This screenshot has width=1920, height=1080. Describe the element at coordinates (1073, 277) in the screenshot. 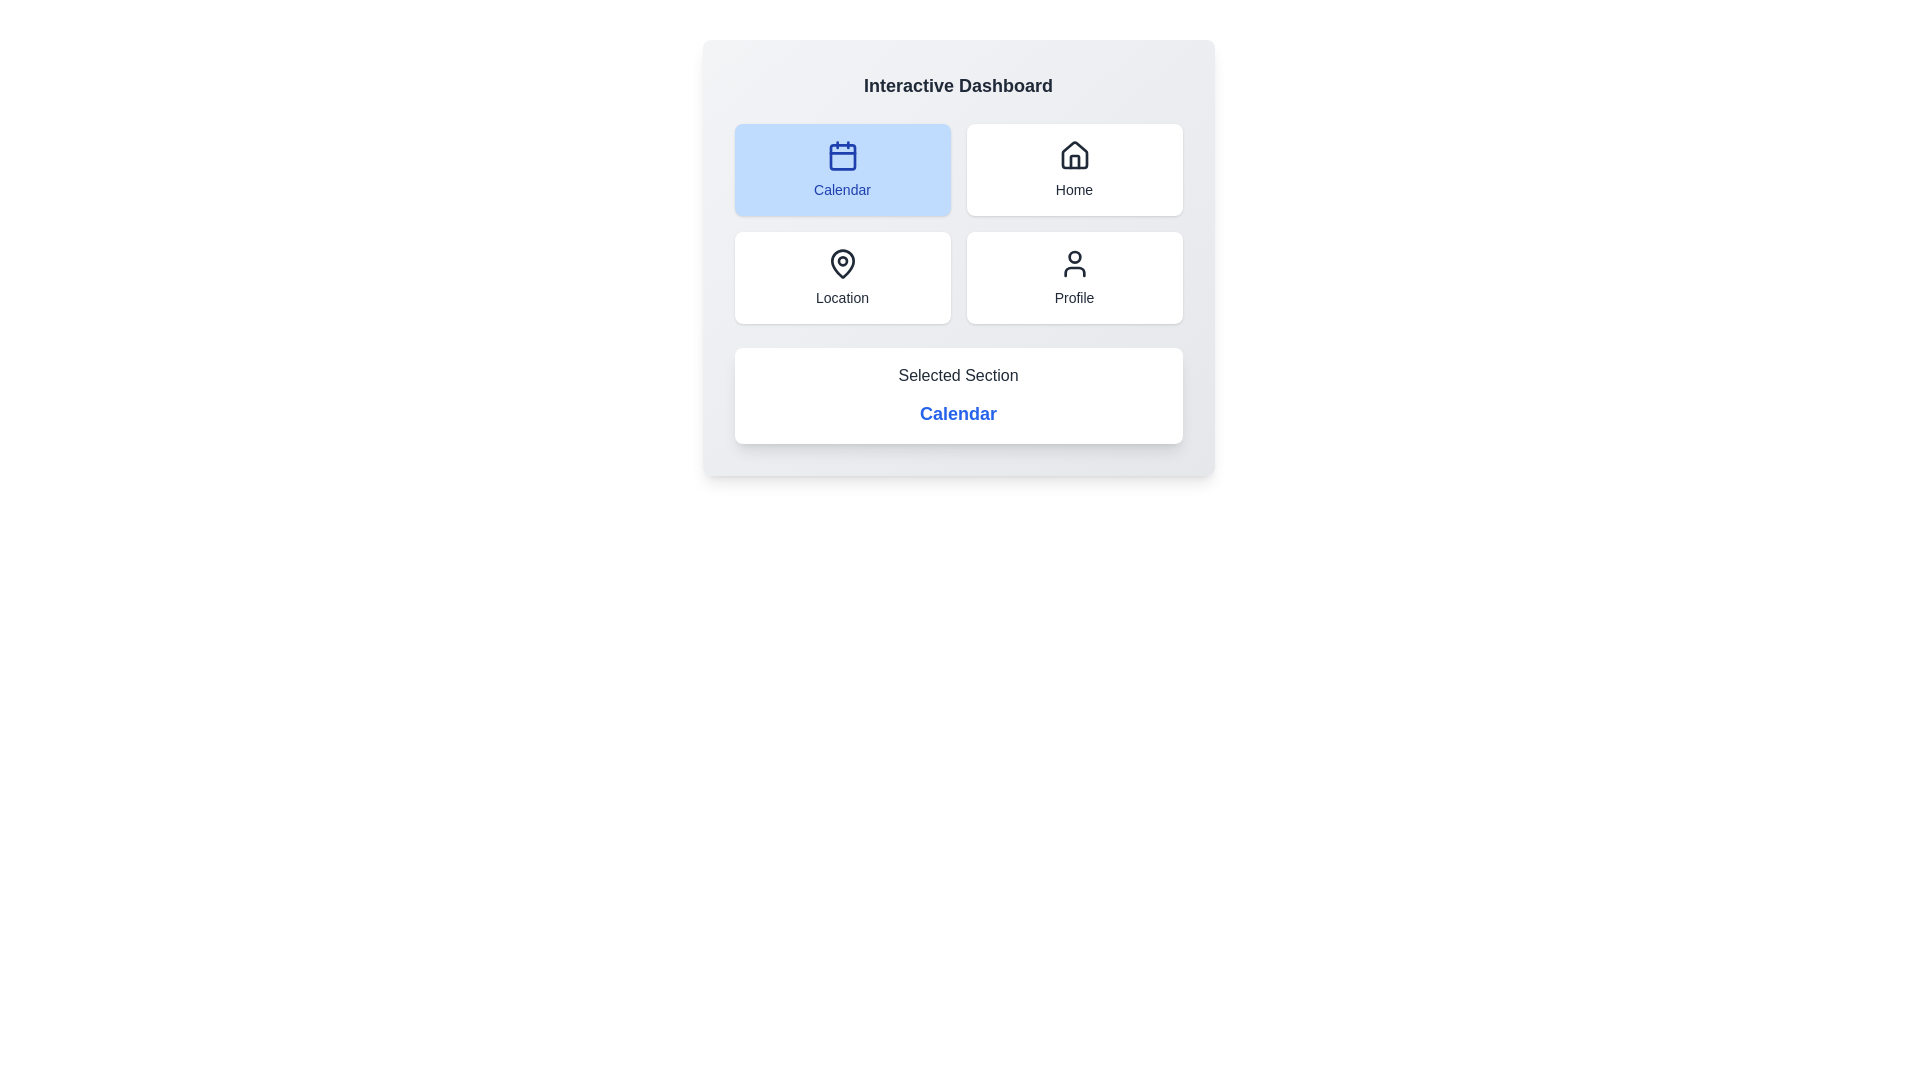

I see `the section Profile by clicking its corresponding button` at that location.